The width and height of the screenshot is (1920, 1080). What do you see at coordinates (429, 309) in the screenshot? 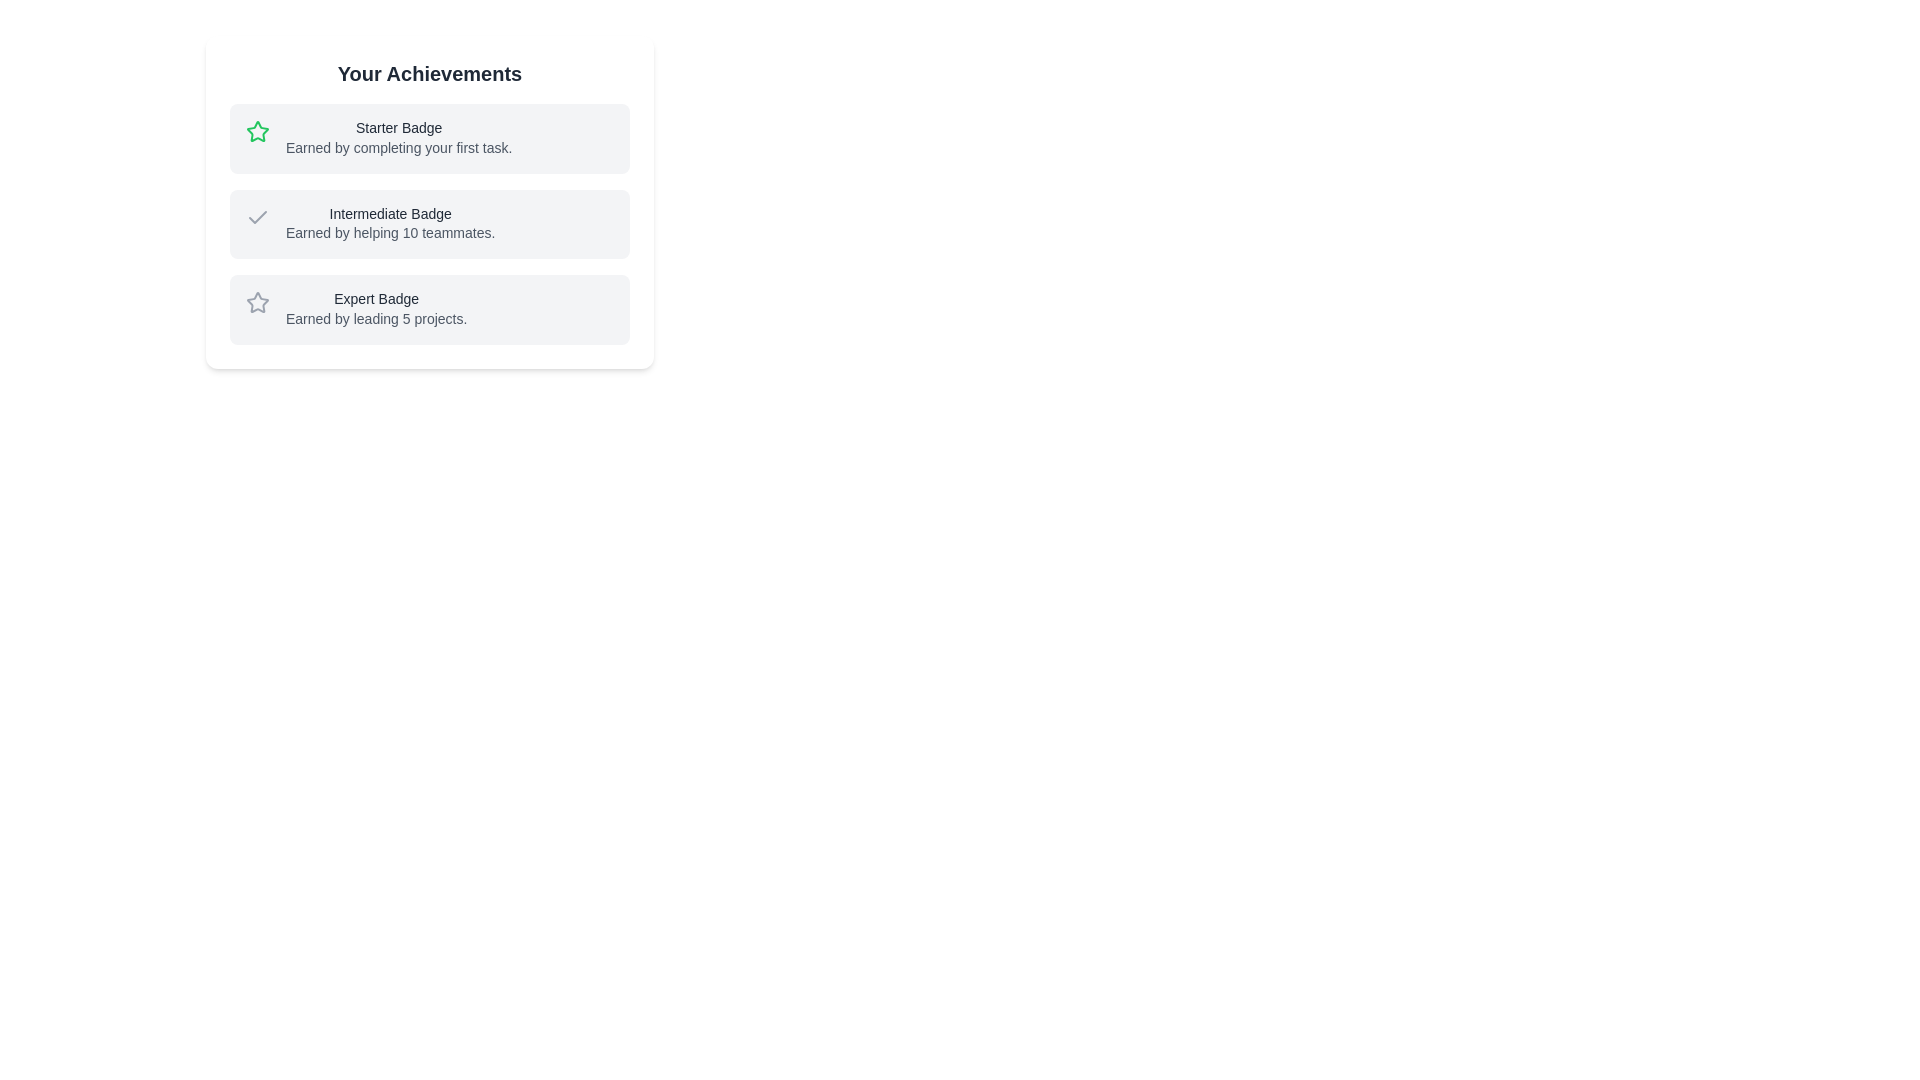
I see `text displayed on the badge located at the bottom of the badge display component, which is the third badge in the series` at bounding box center [429, 309].